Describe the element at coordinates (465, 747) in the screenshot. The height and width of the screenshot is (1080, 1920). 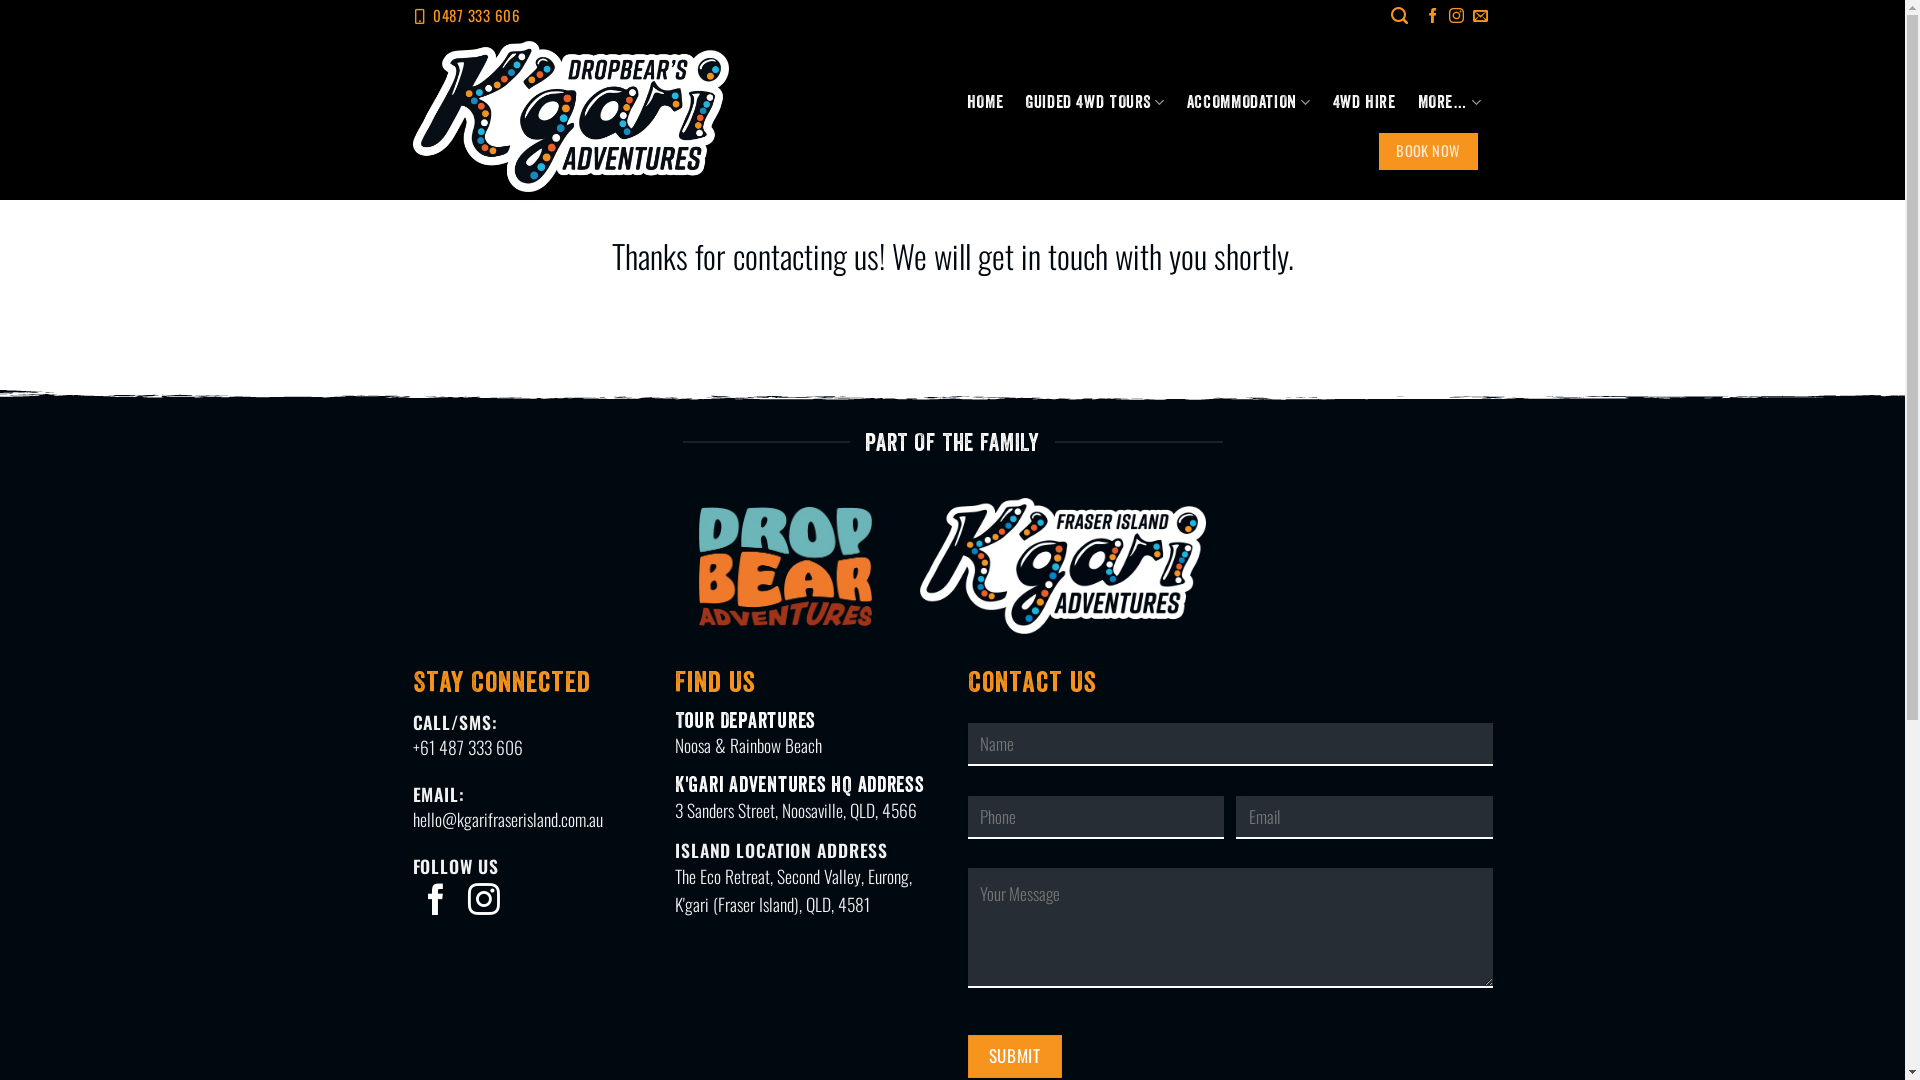
I see `'+61 487 333 606'` at that location.